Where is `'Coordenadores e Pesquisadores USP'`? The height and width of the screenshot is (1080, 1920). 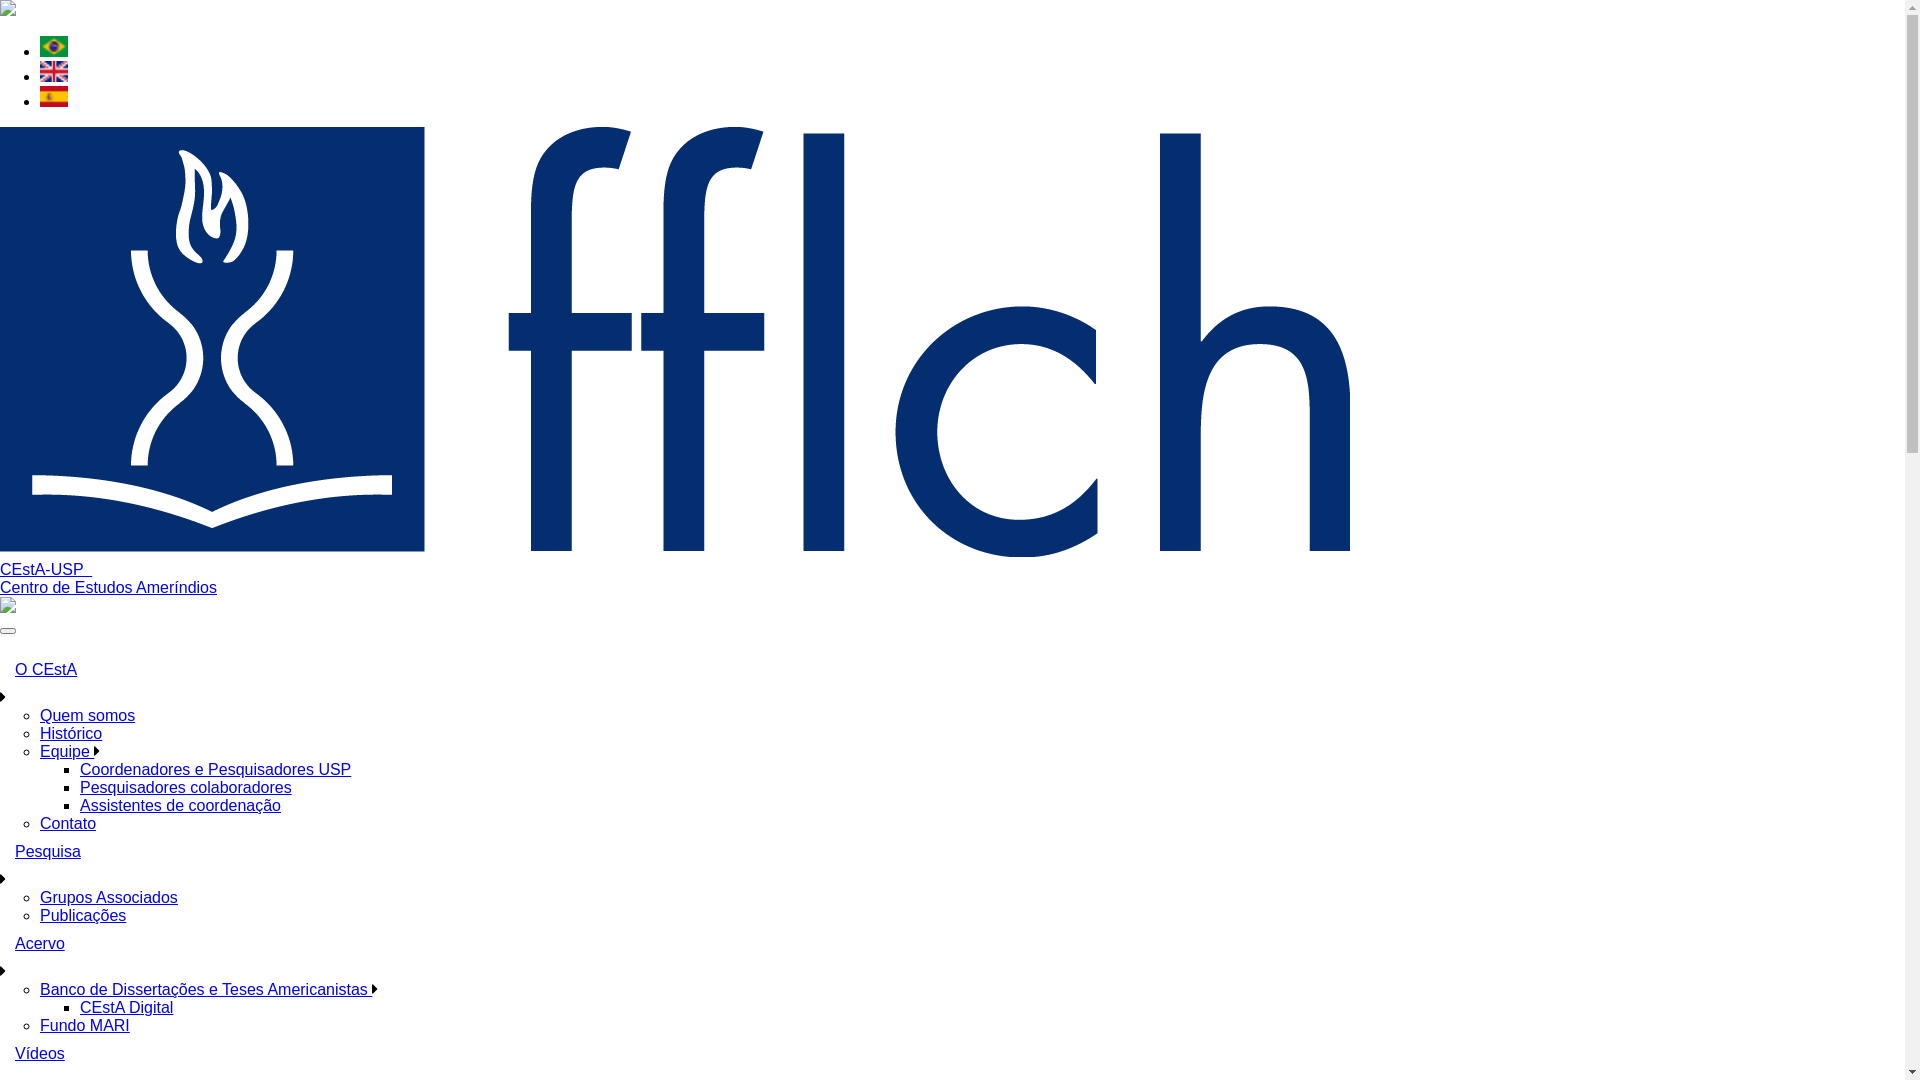
'Coordenadores e Pesquisadores USP' is located at coordinates (215, 768).